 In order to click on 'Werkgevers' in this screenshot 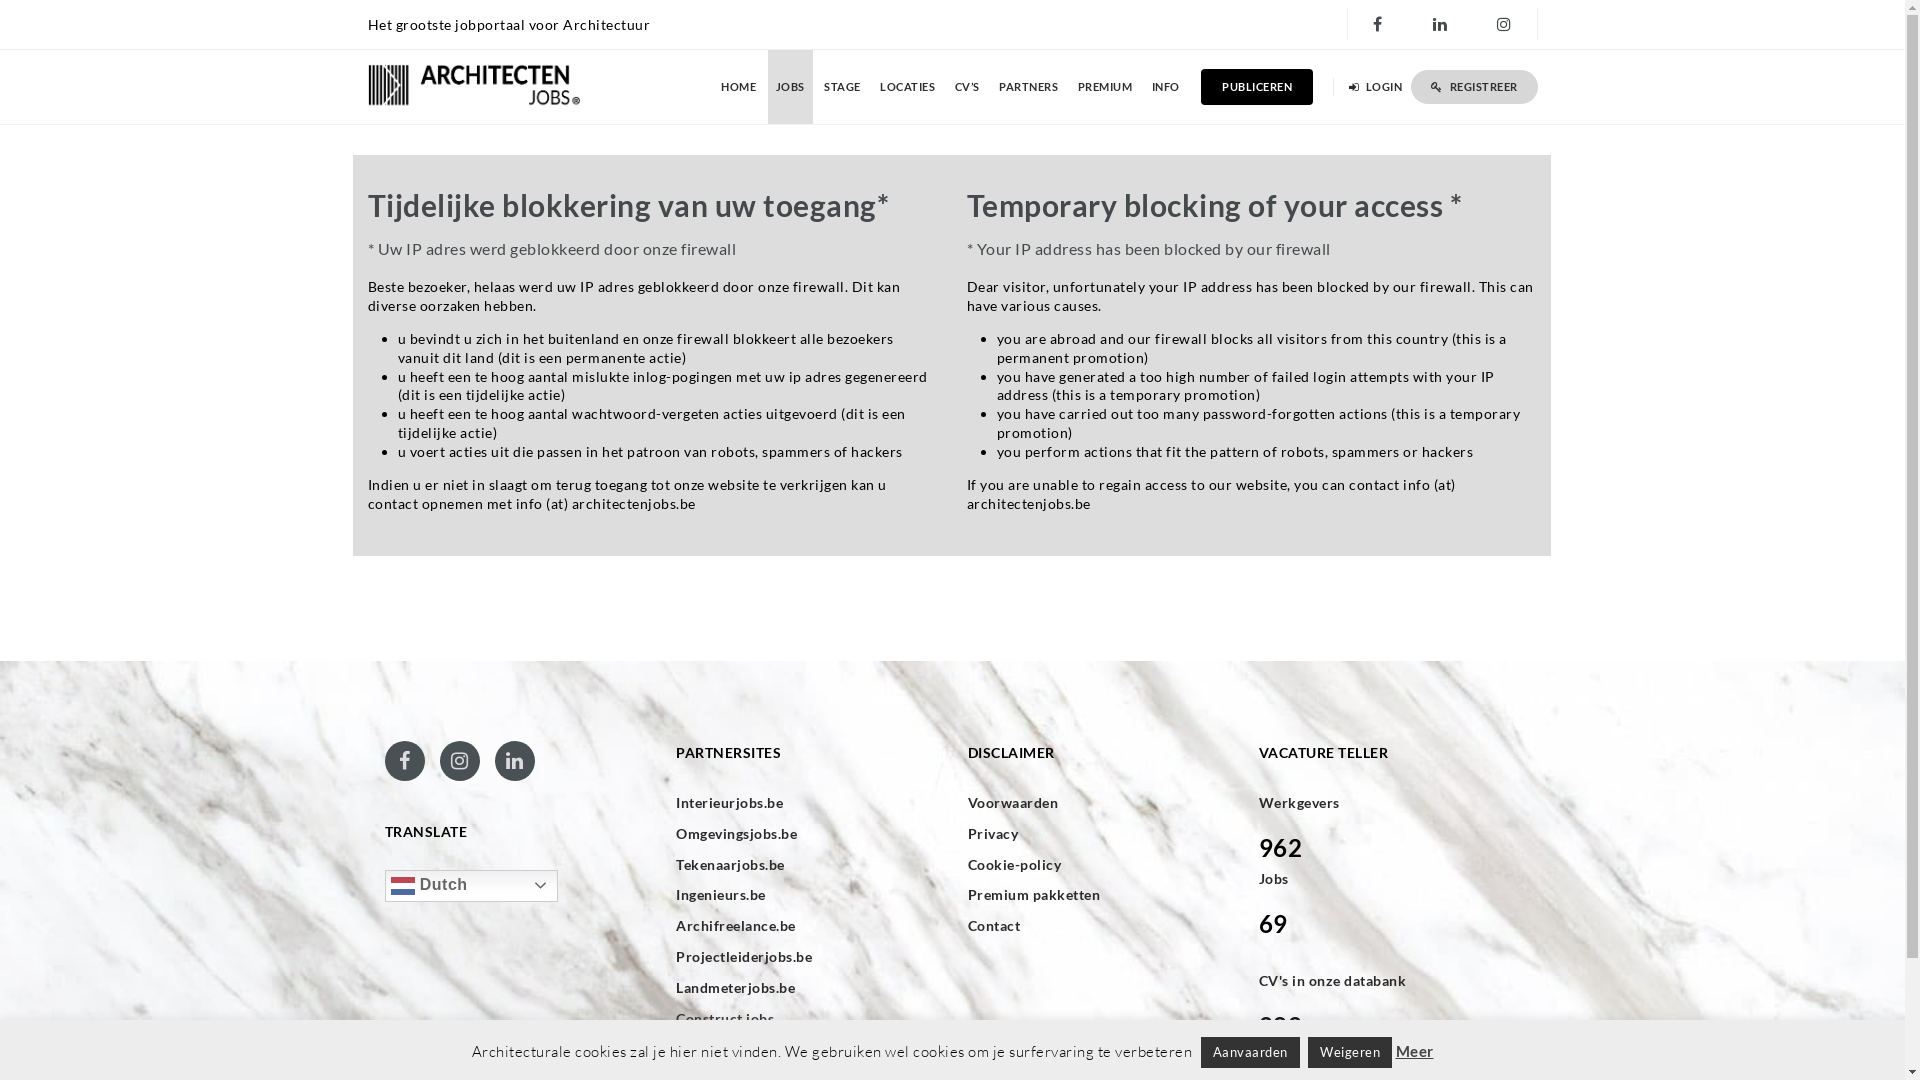, I will do `click(1299, 801)`.